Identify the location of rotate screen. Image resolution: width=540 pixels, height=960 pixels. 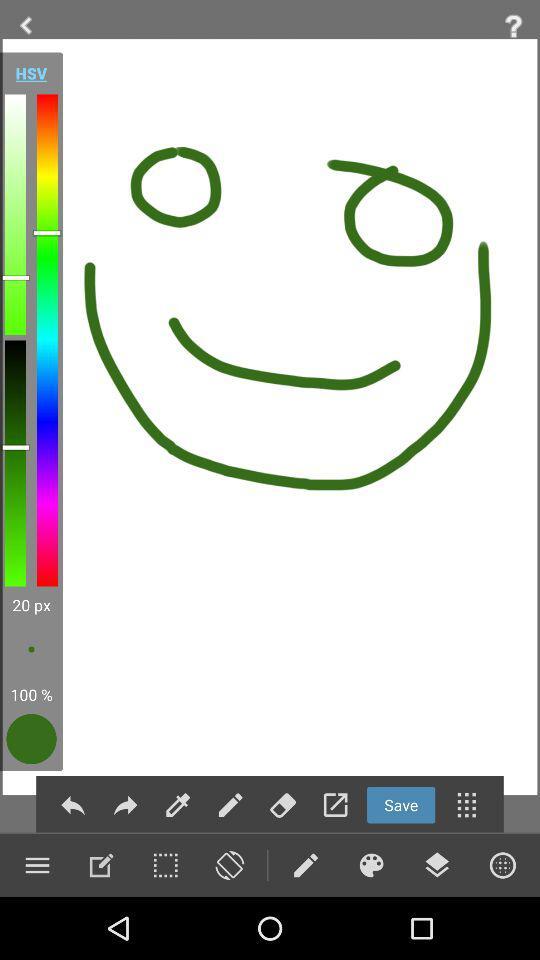
(228, 864).